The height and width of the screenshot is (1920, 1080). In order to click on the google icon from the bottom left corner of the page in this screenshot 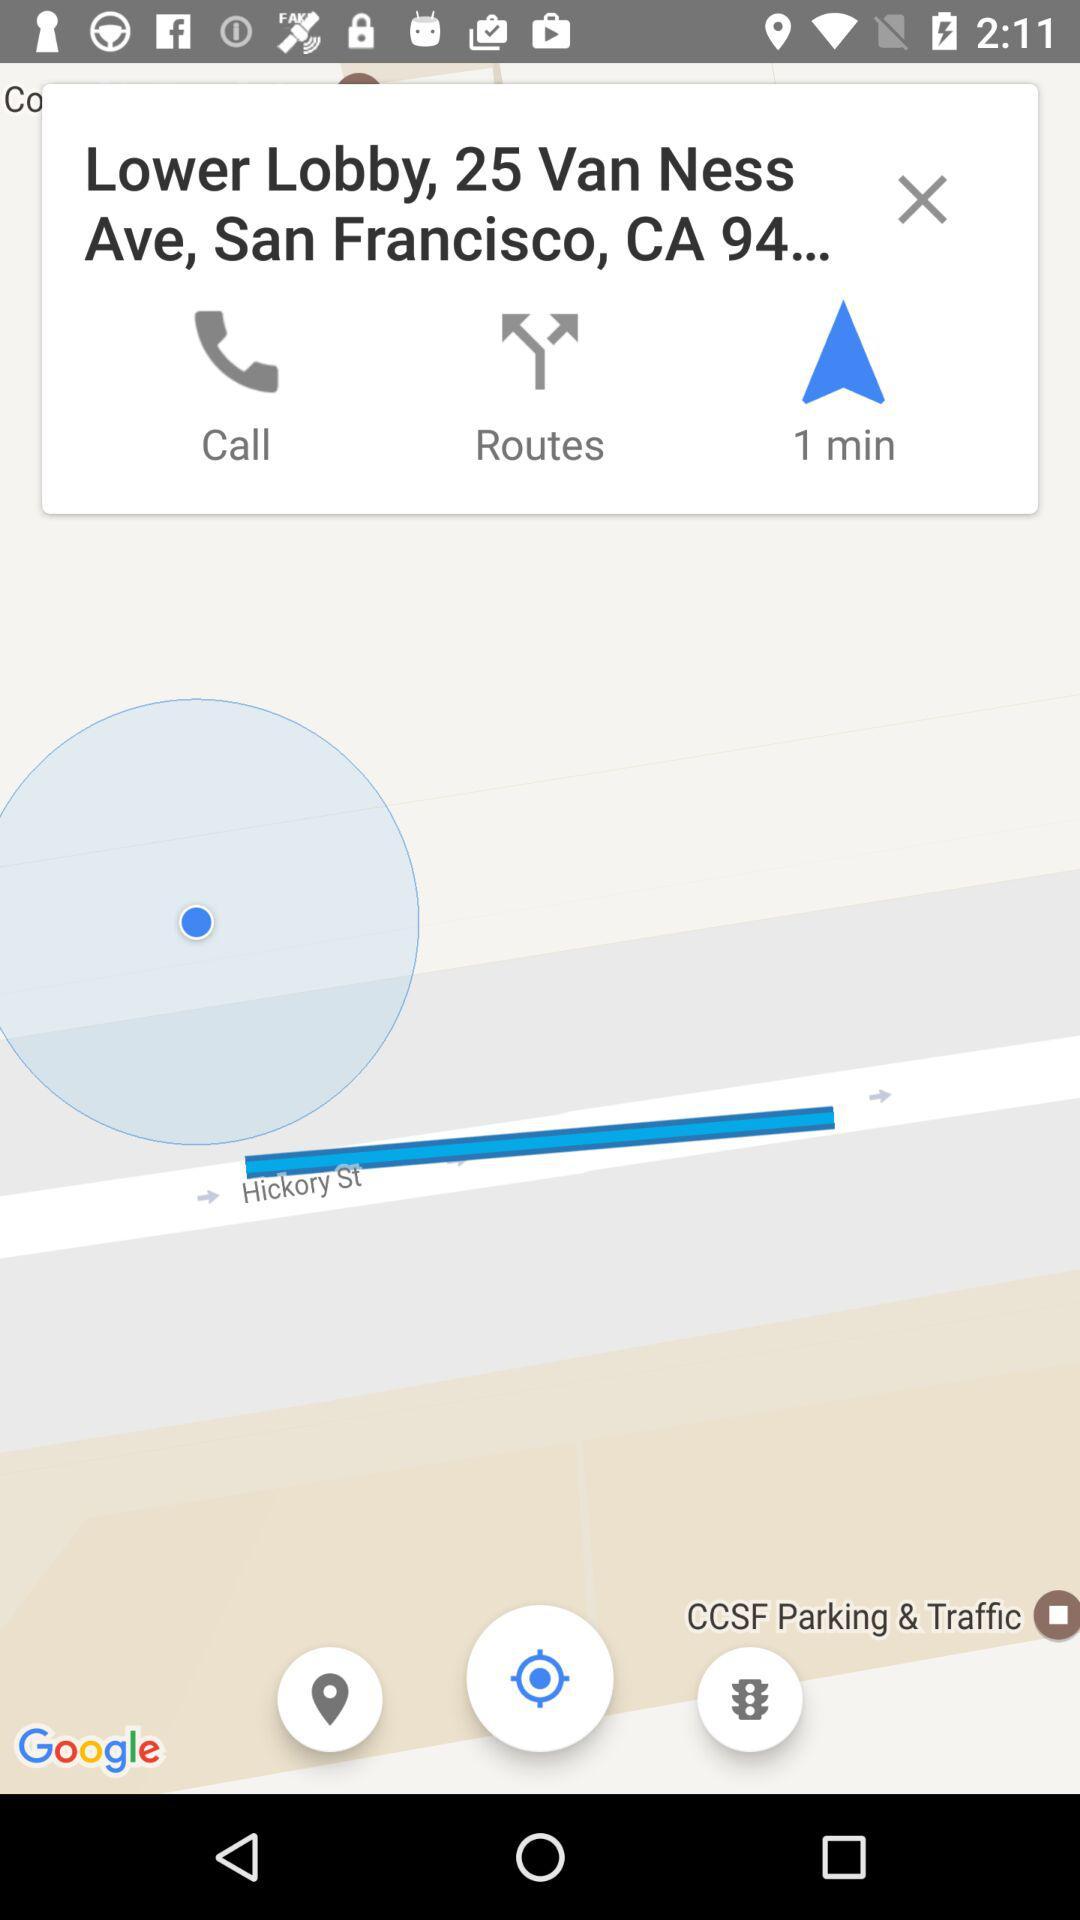, I will do `click(92, 1751)`.